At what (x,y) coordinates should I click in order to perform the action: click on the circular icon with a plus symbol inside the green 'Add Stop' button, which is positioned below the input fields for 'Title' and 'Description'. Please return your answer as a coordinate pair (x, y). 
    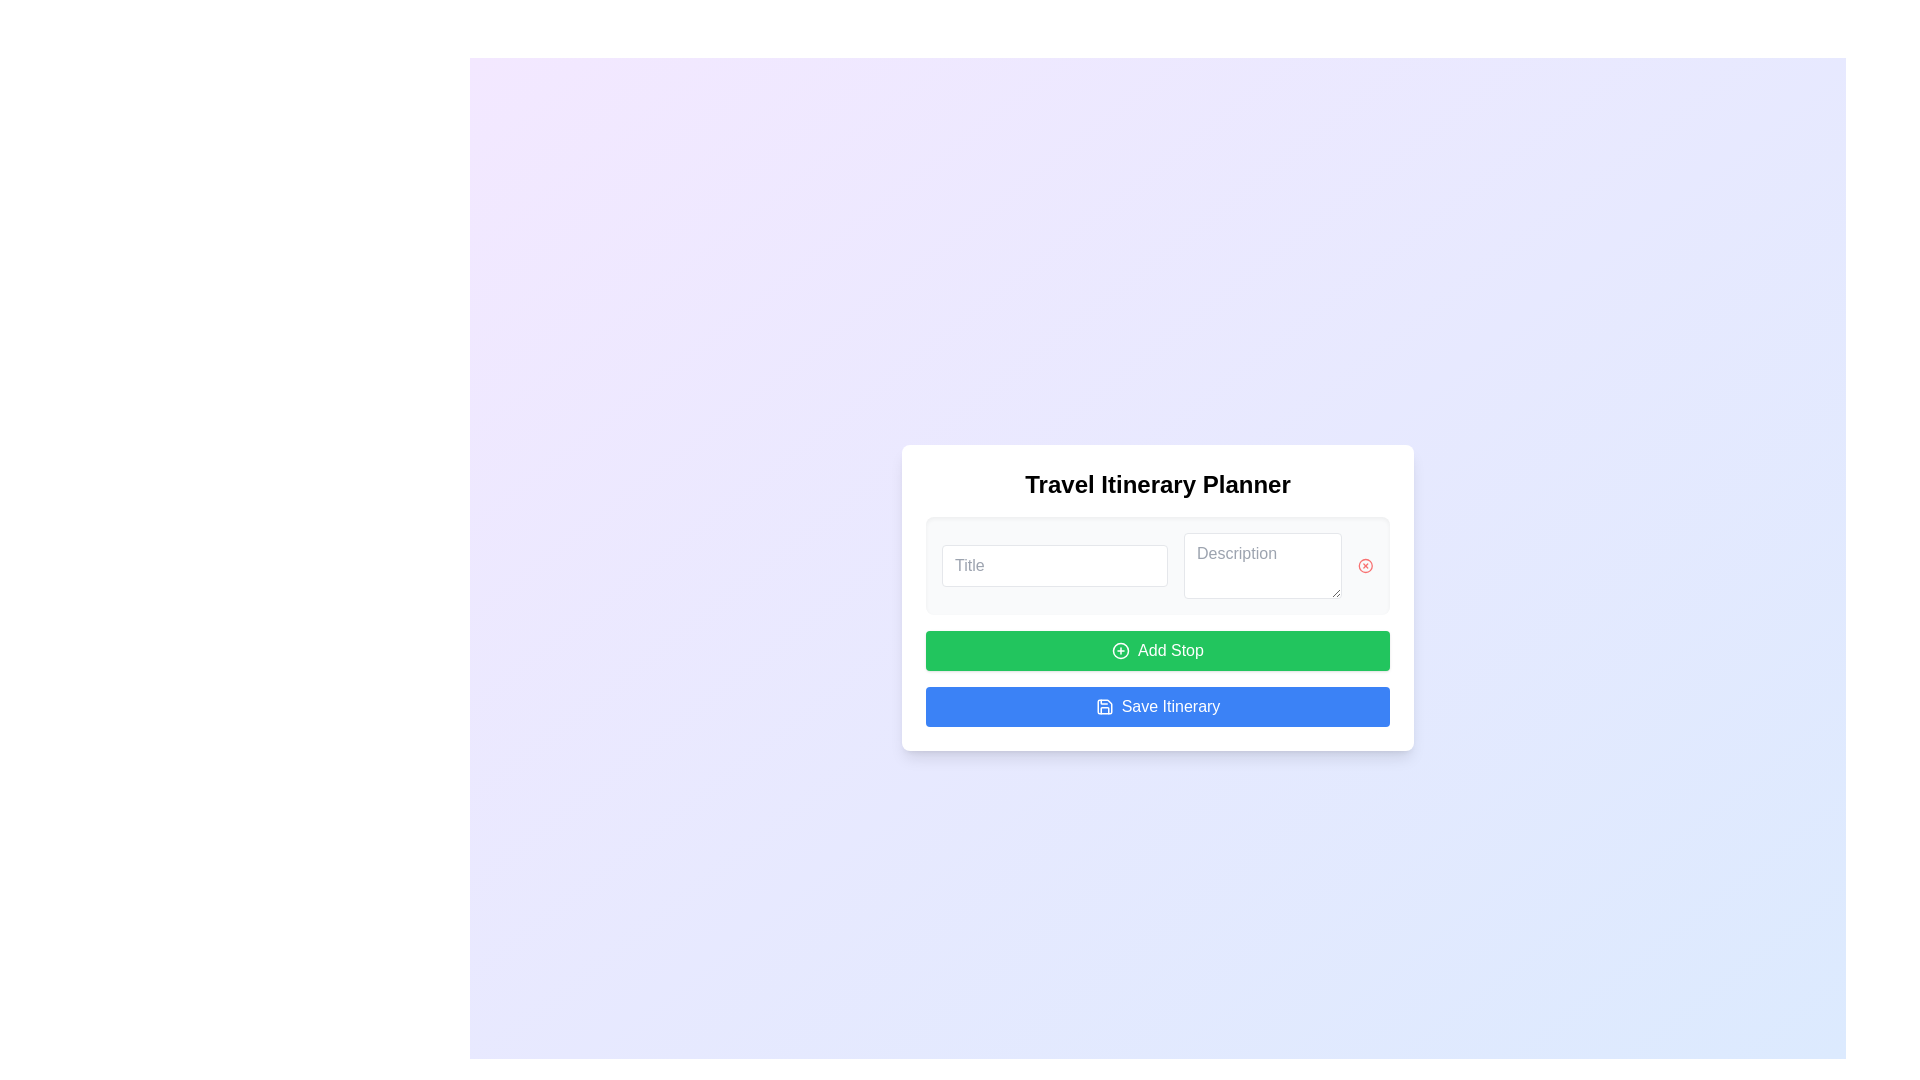
    Looking at the image, I should click on (1121, 651).